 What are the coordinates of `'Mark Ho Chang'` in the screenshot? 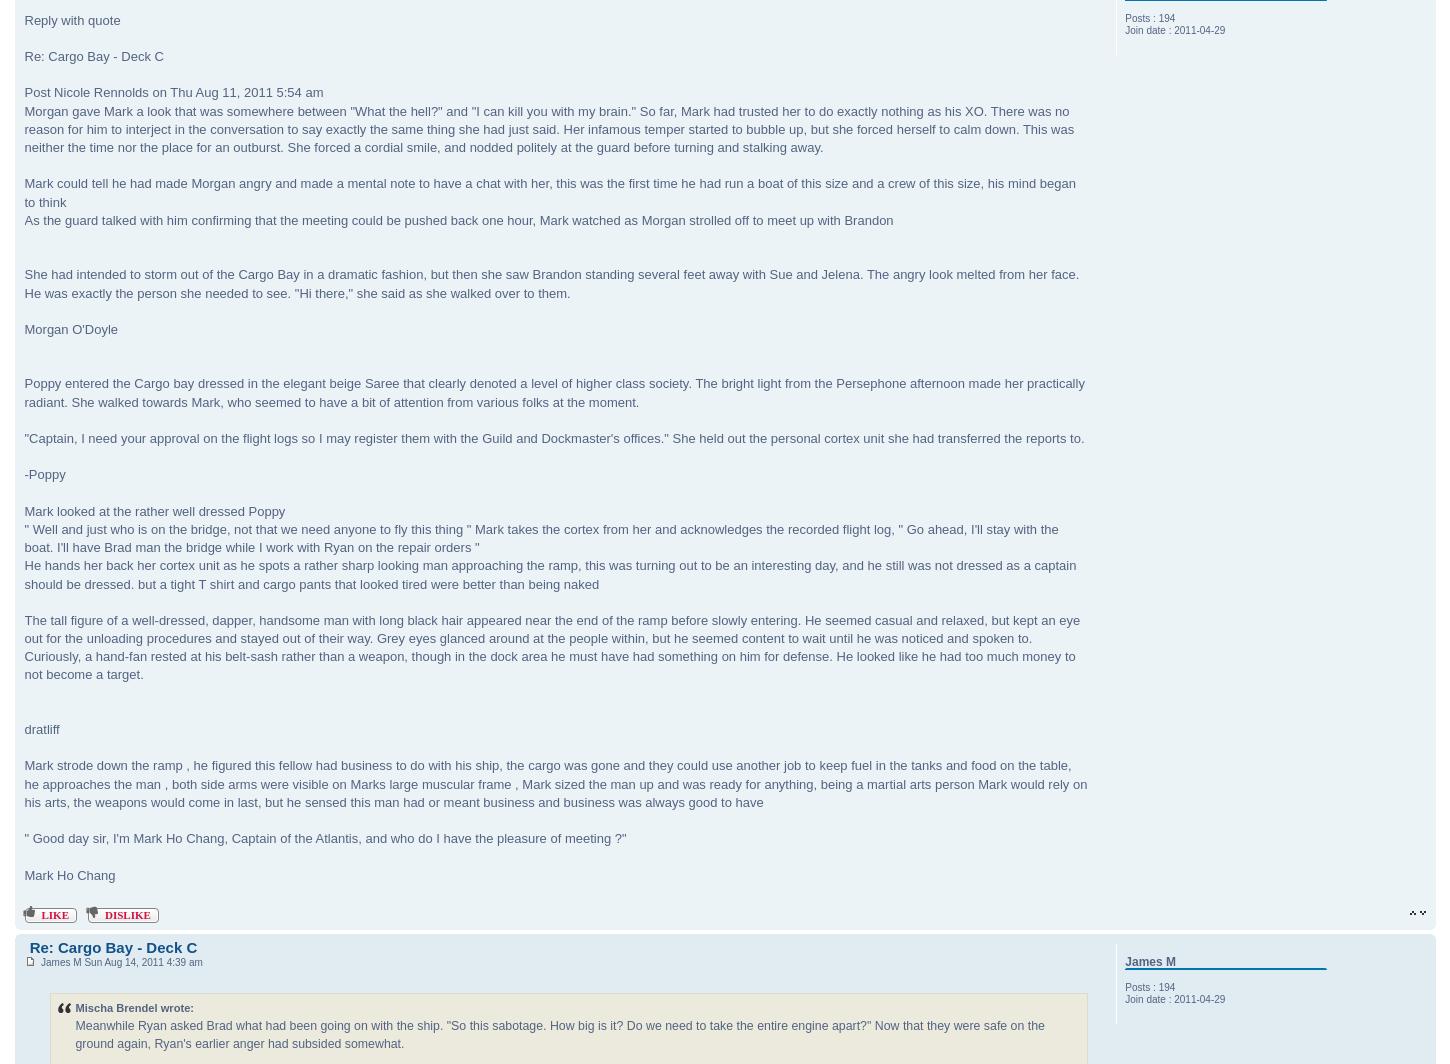 It's located at (69, 874).